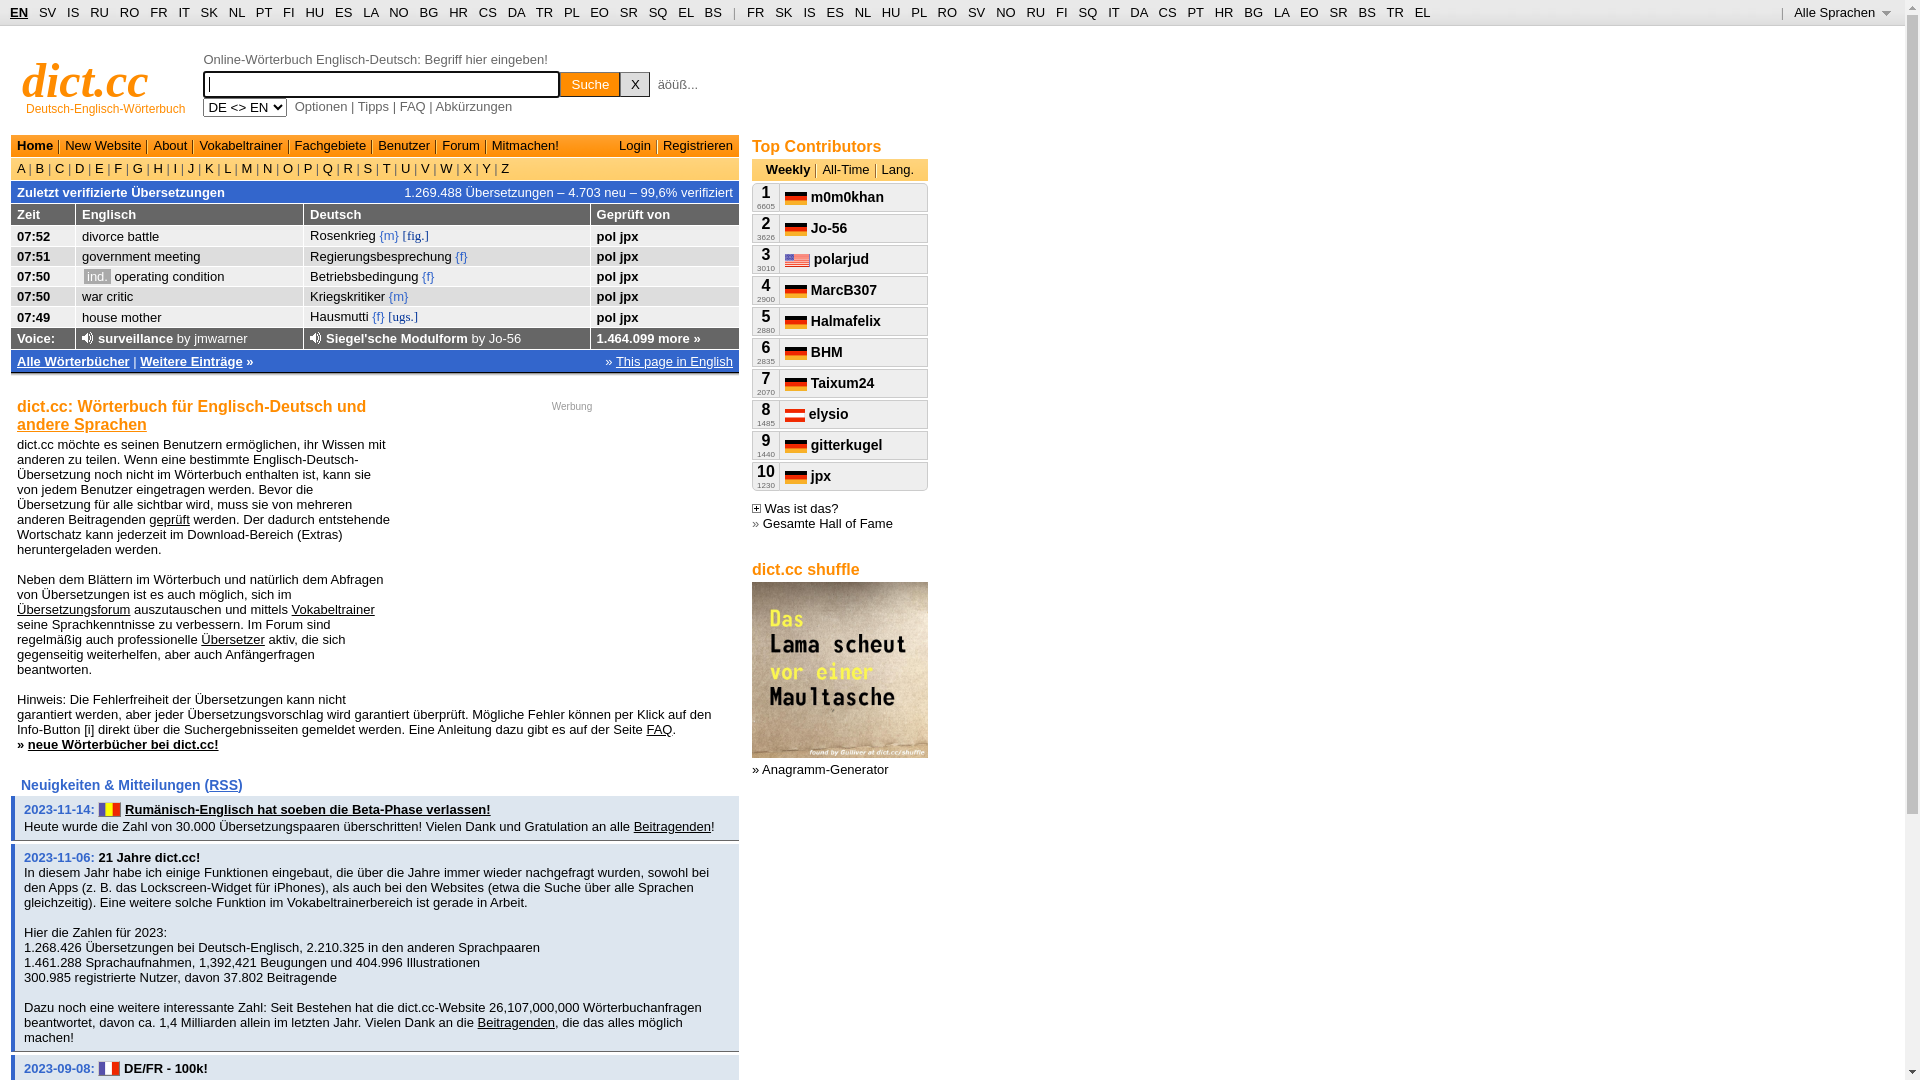 This screenshot has width=1920, height=1080. Describe the element at coordinates (890, 12) in the screenshot. I see `'HU'` at that location.